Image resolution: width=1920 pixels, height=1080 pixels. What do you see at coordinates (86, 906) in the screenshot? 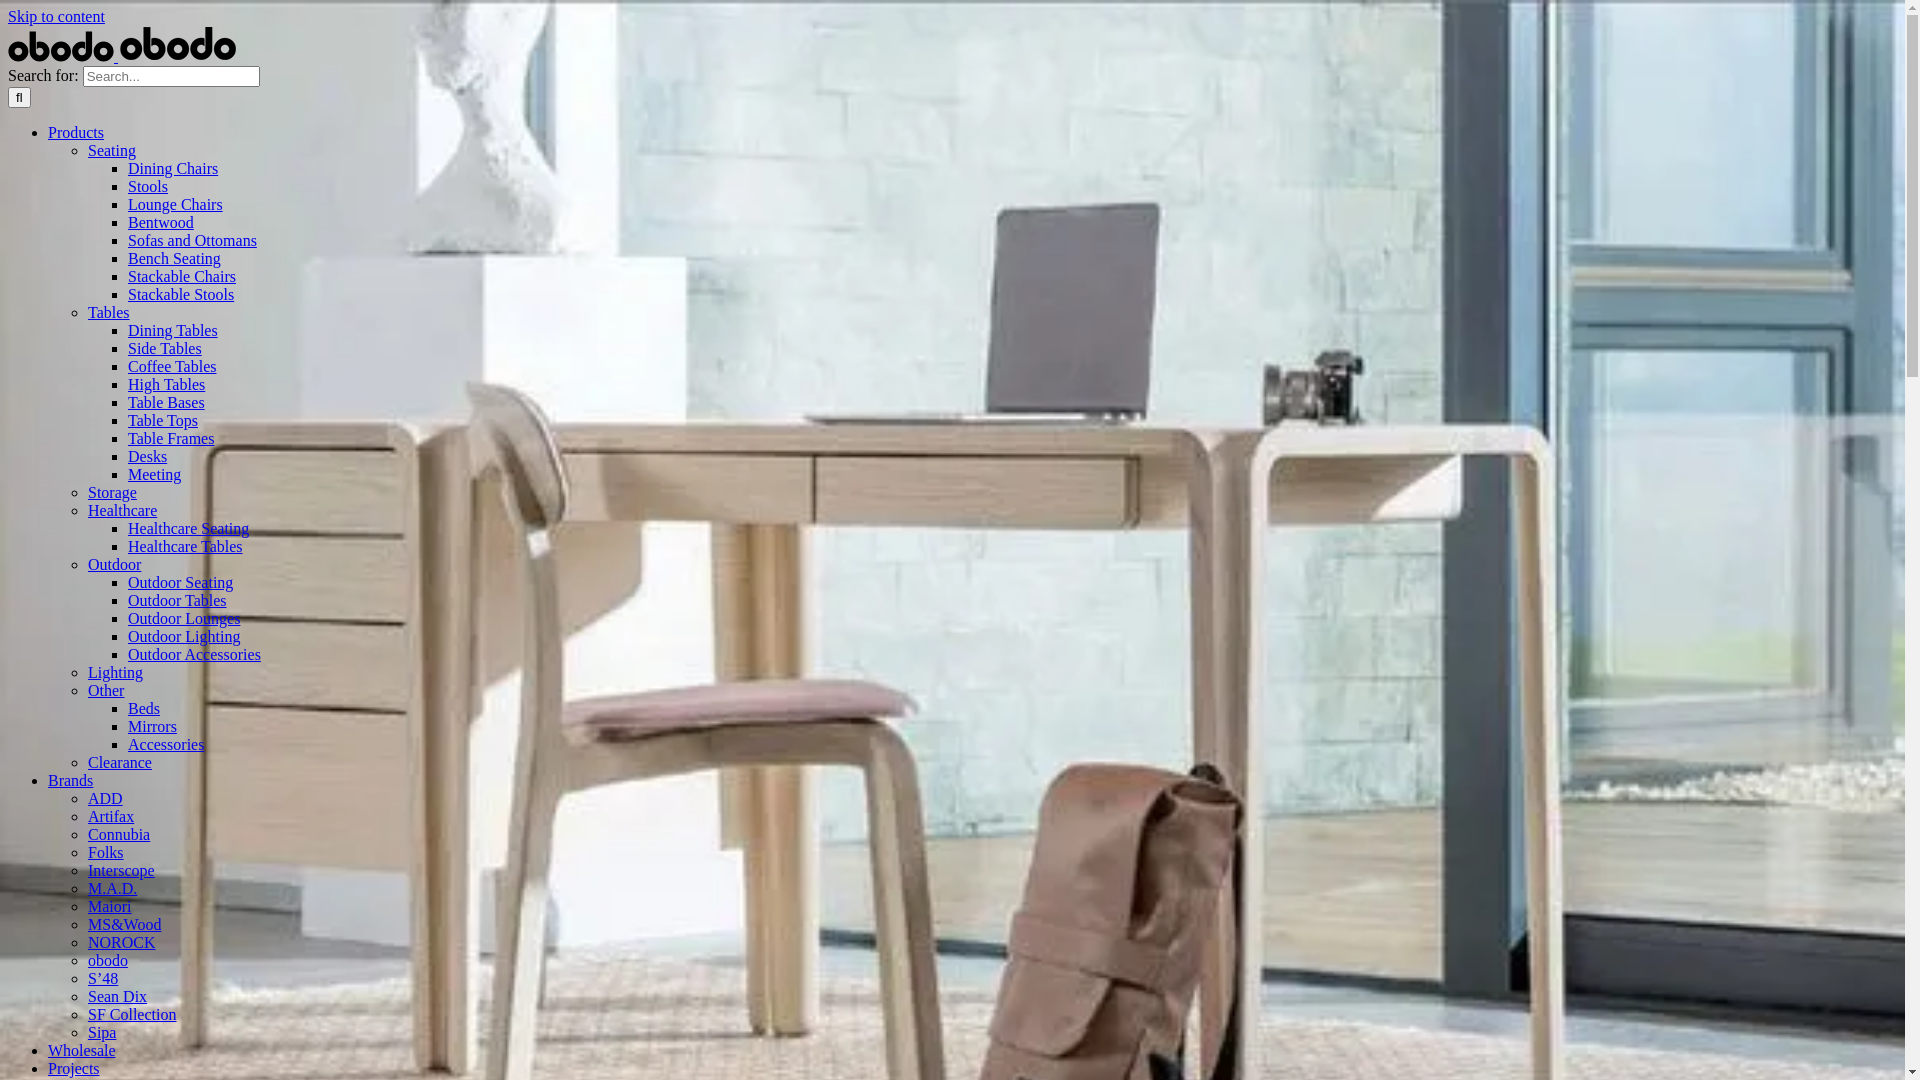
I see `'Maiori'` at bounding box center [86, 906].